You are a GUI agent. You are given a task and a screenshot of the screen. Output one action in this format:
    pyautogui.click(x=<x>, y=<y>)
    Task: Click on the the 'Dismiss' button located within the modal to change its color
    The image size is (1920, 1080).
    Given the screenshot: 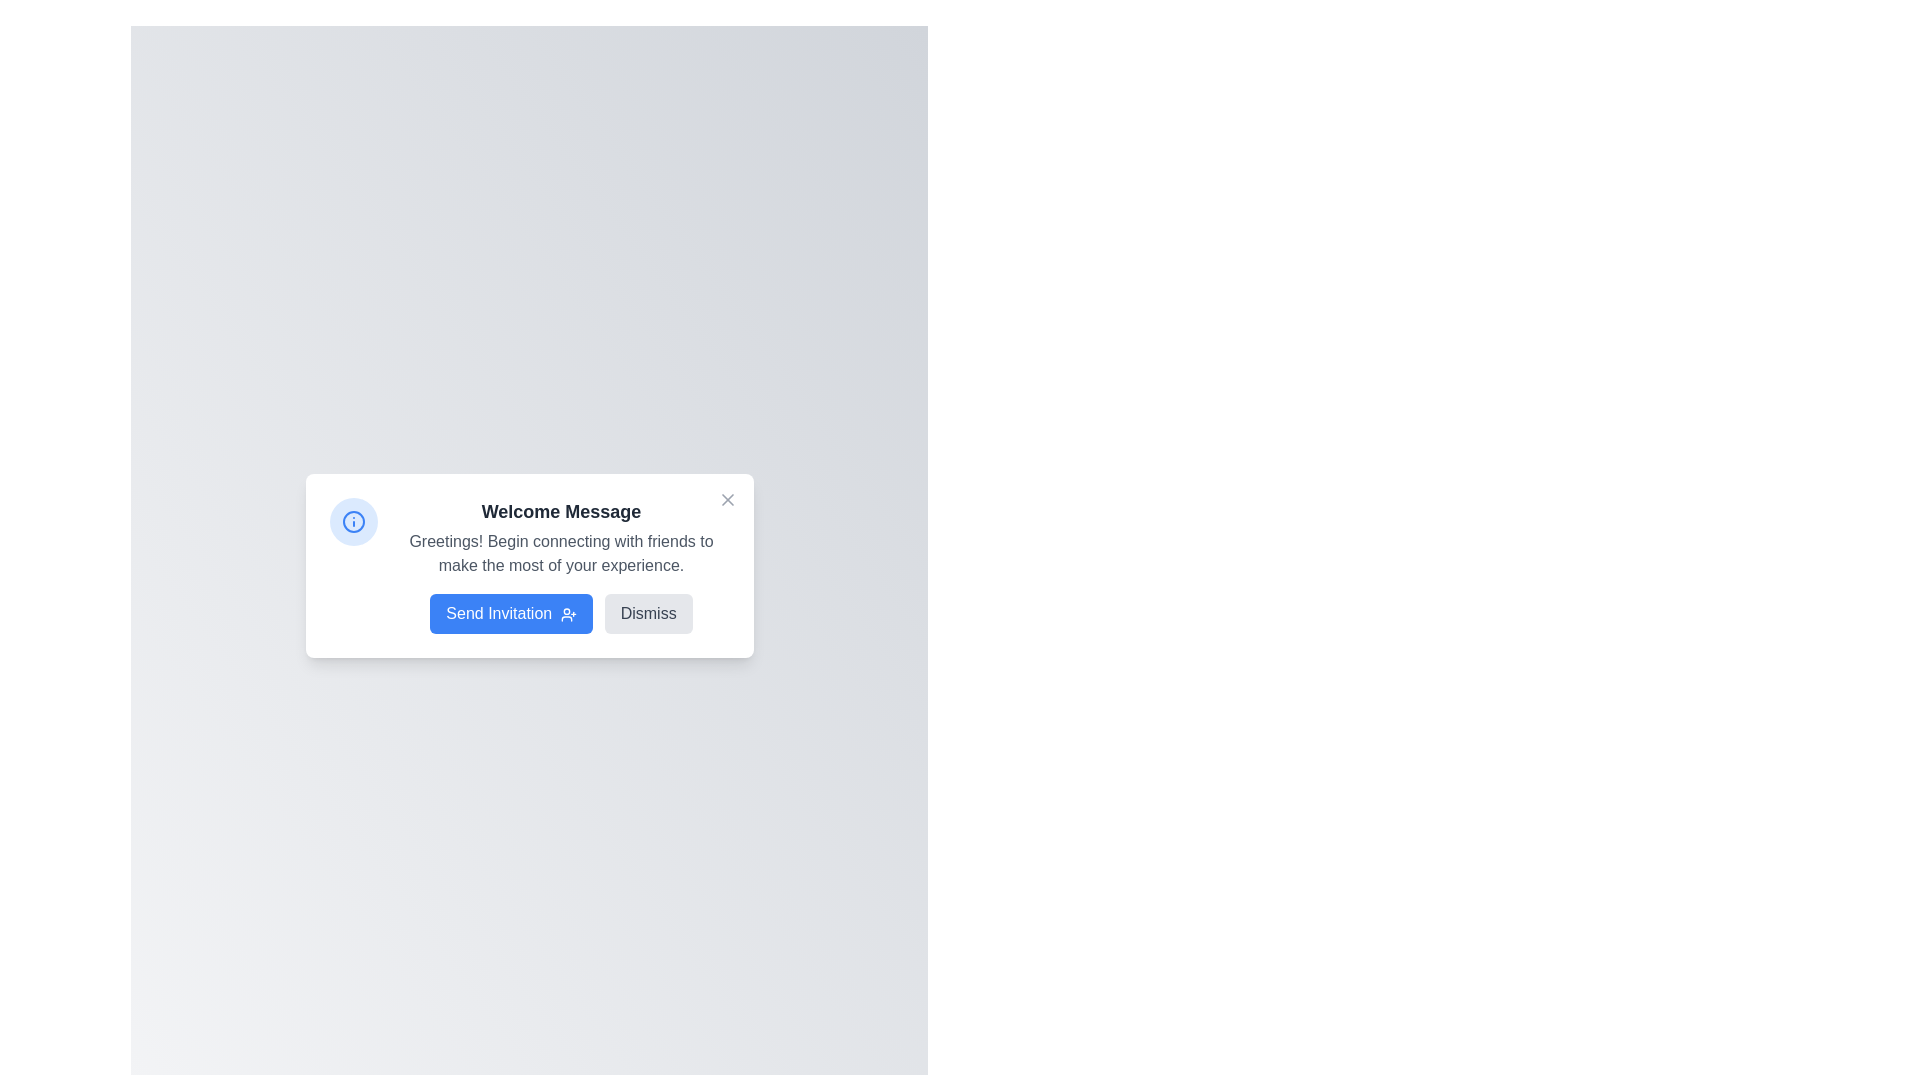 What is the action you would take?
    pyautogui.click(x=648, y=612)
    